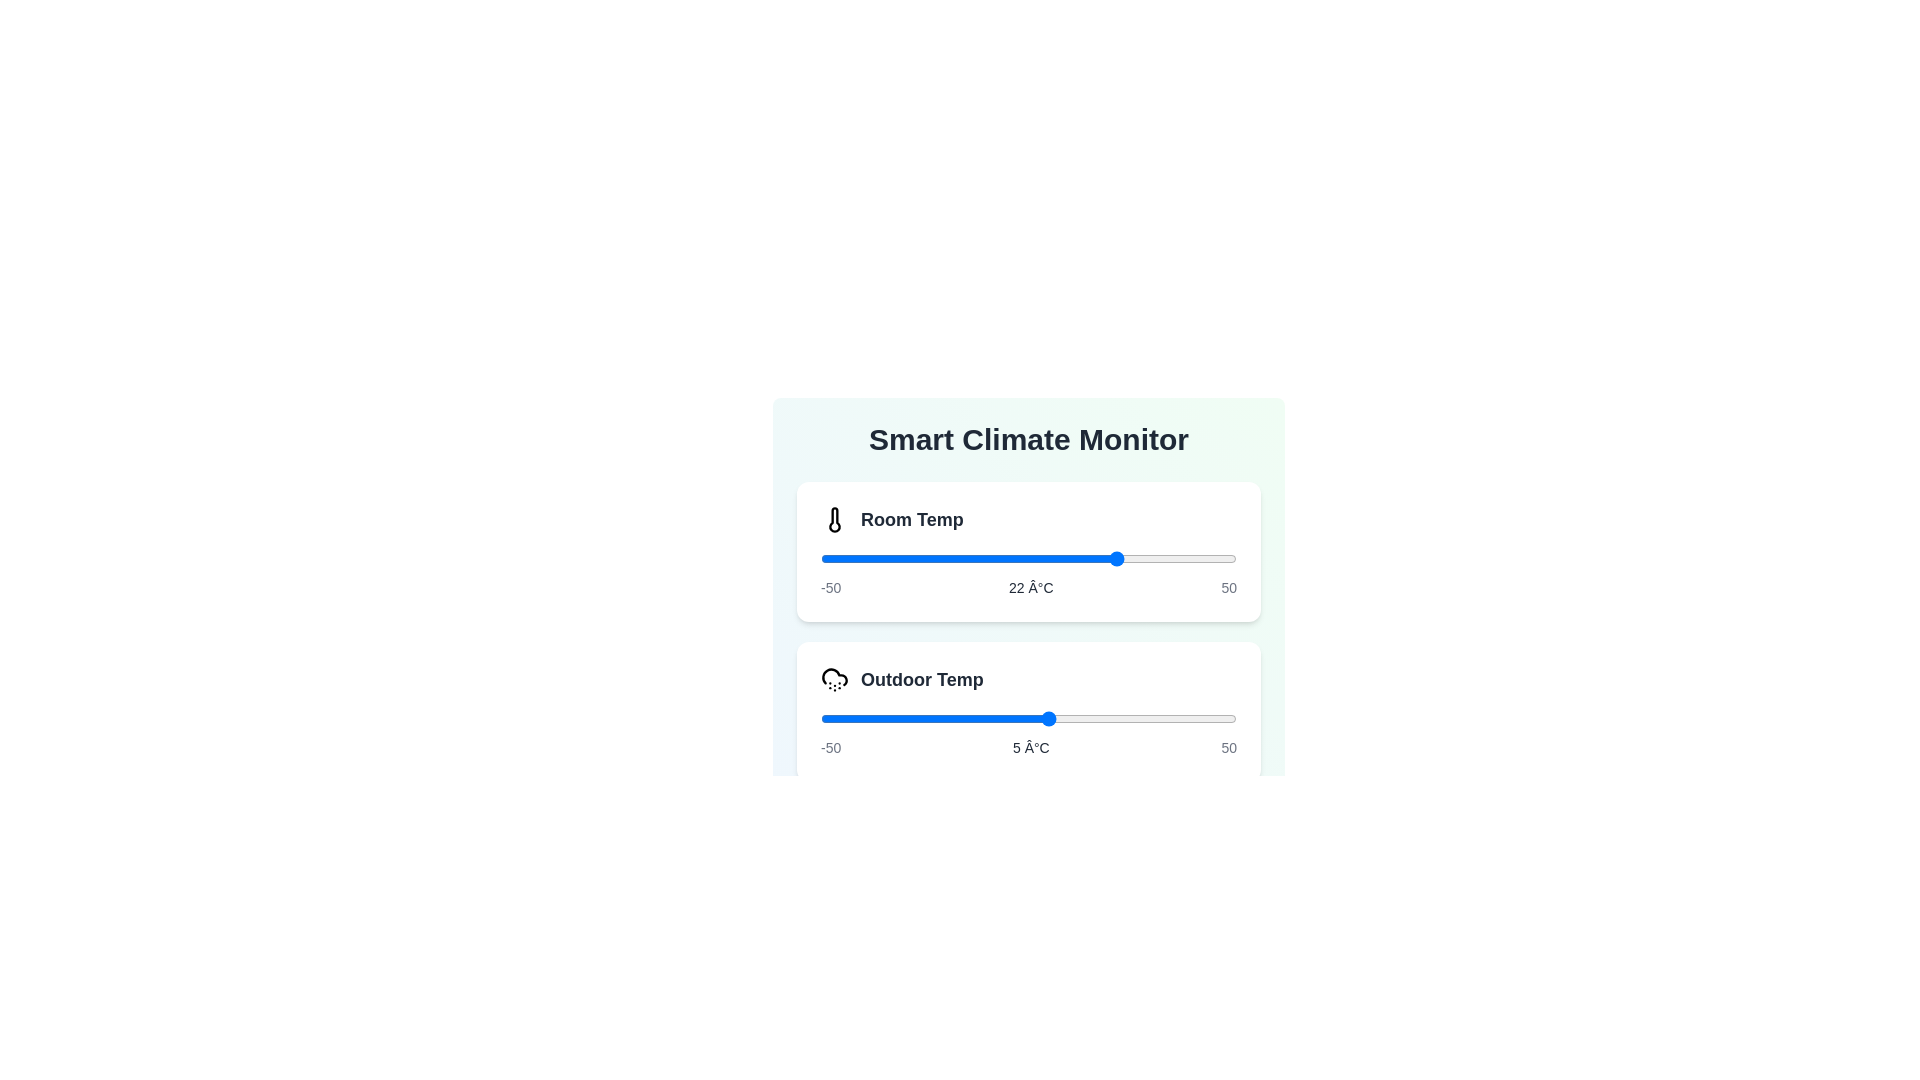 This screenshot has height=1080, width=1920. I want to click on the slider for Outdoor Temp to set its value to -38°C, so click(870, 717).